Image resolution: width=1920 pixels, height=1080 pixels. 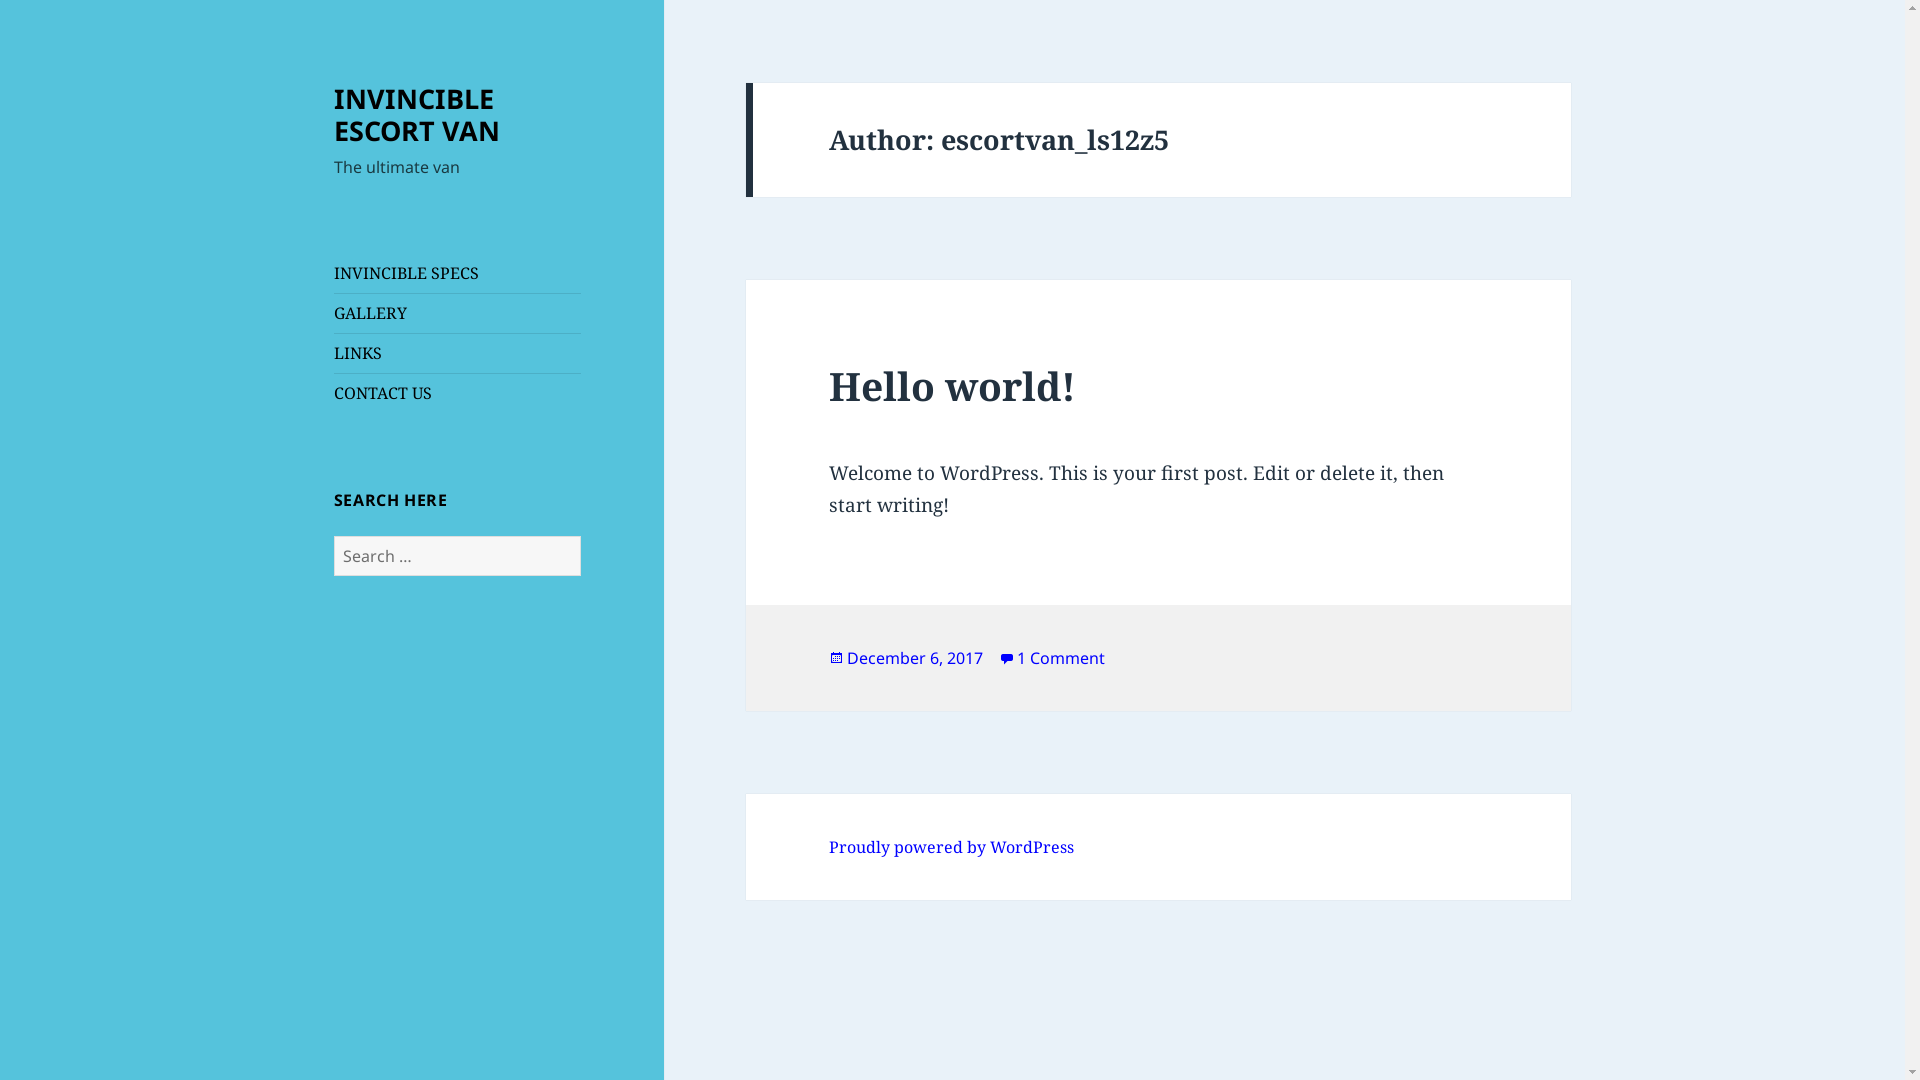 What do you see at coordinates (416, 114) in the screenshot?
I see `'INVINCIBLE ESCORT VAN'` at bounding box center [416, 114].